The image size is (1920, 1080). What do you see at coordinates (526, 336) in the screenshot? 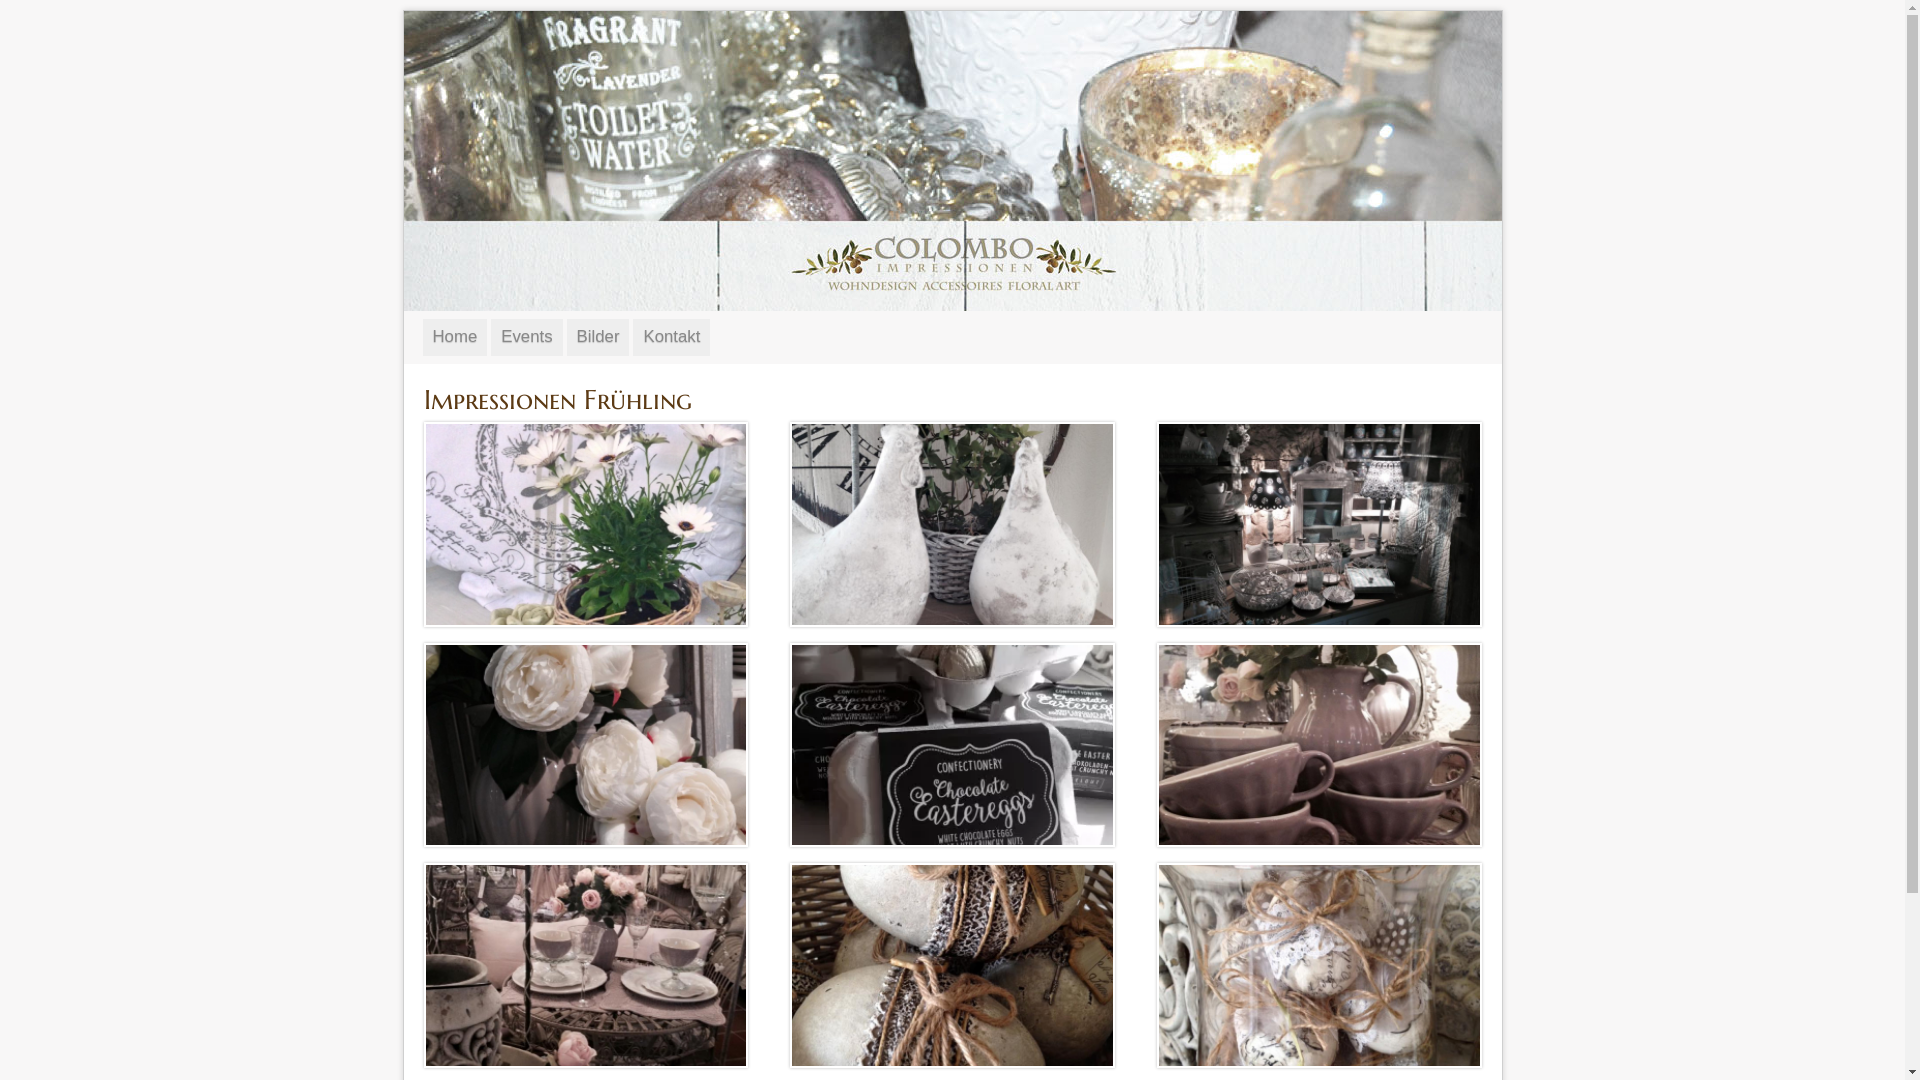
I see `'Events'` at bounding box center [526, 336].